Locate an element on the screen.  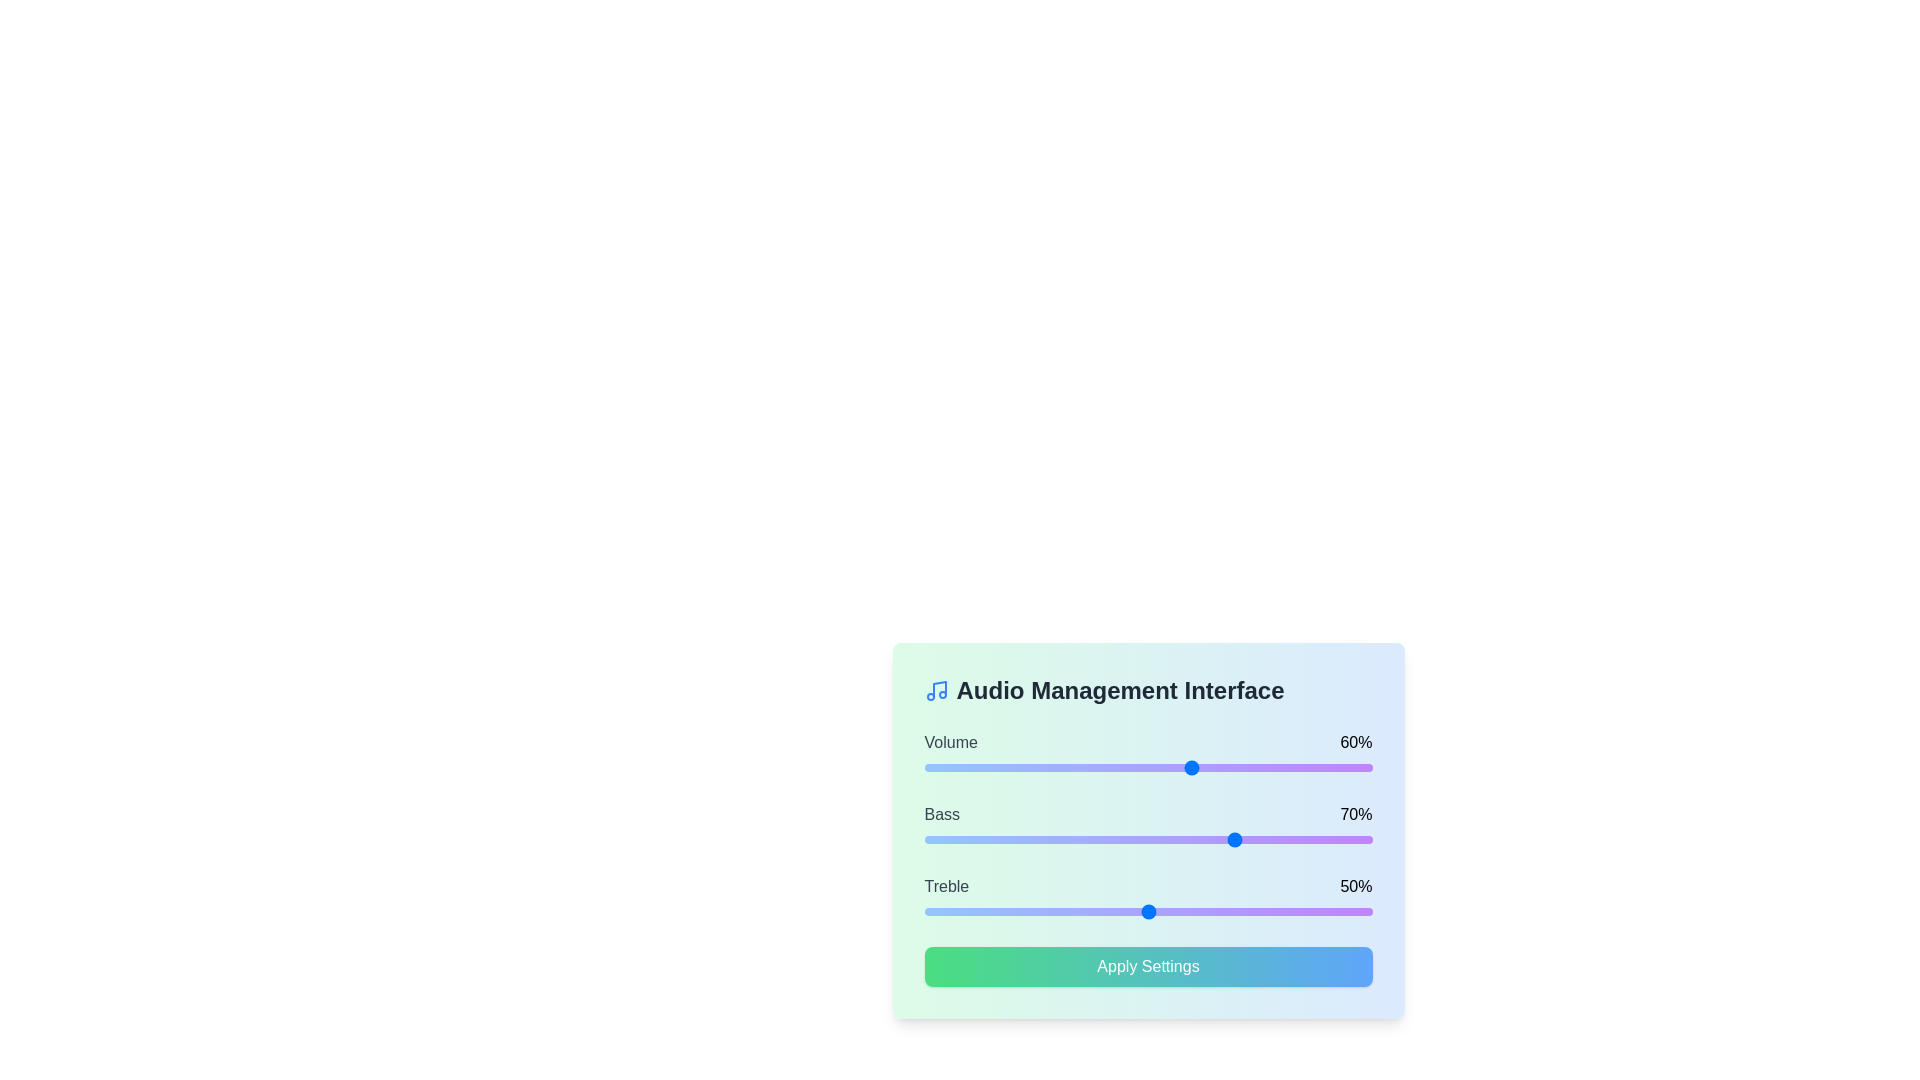
the treble level is located at coordinates (1126, 911).